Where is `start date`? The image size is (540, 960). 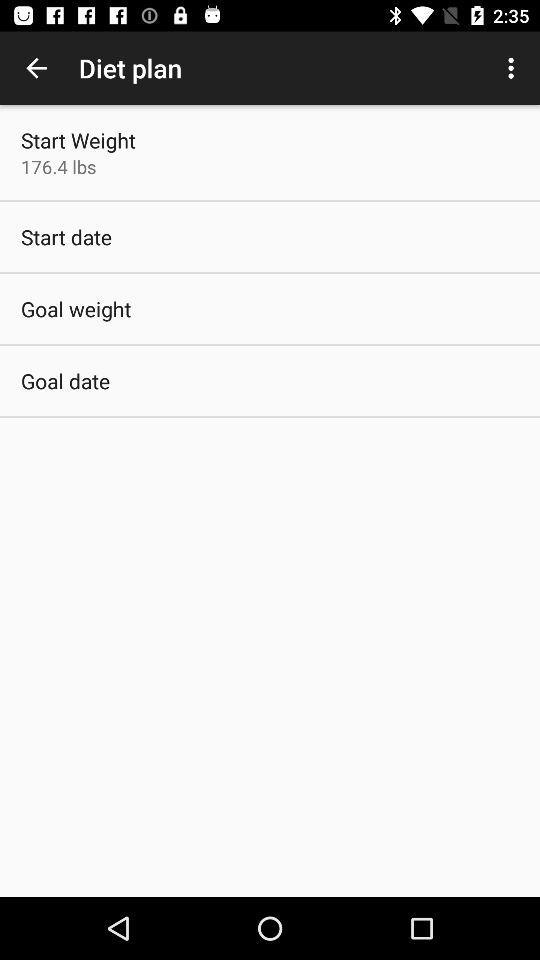 start date is located at coordinates (66, 237).